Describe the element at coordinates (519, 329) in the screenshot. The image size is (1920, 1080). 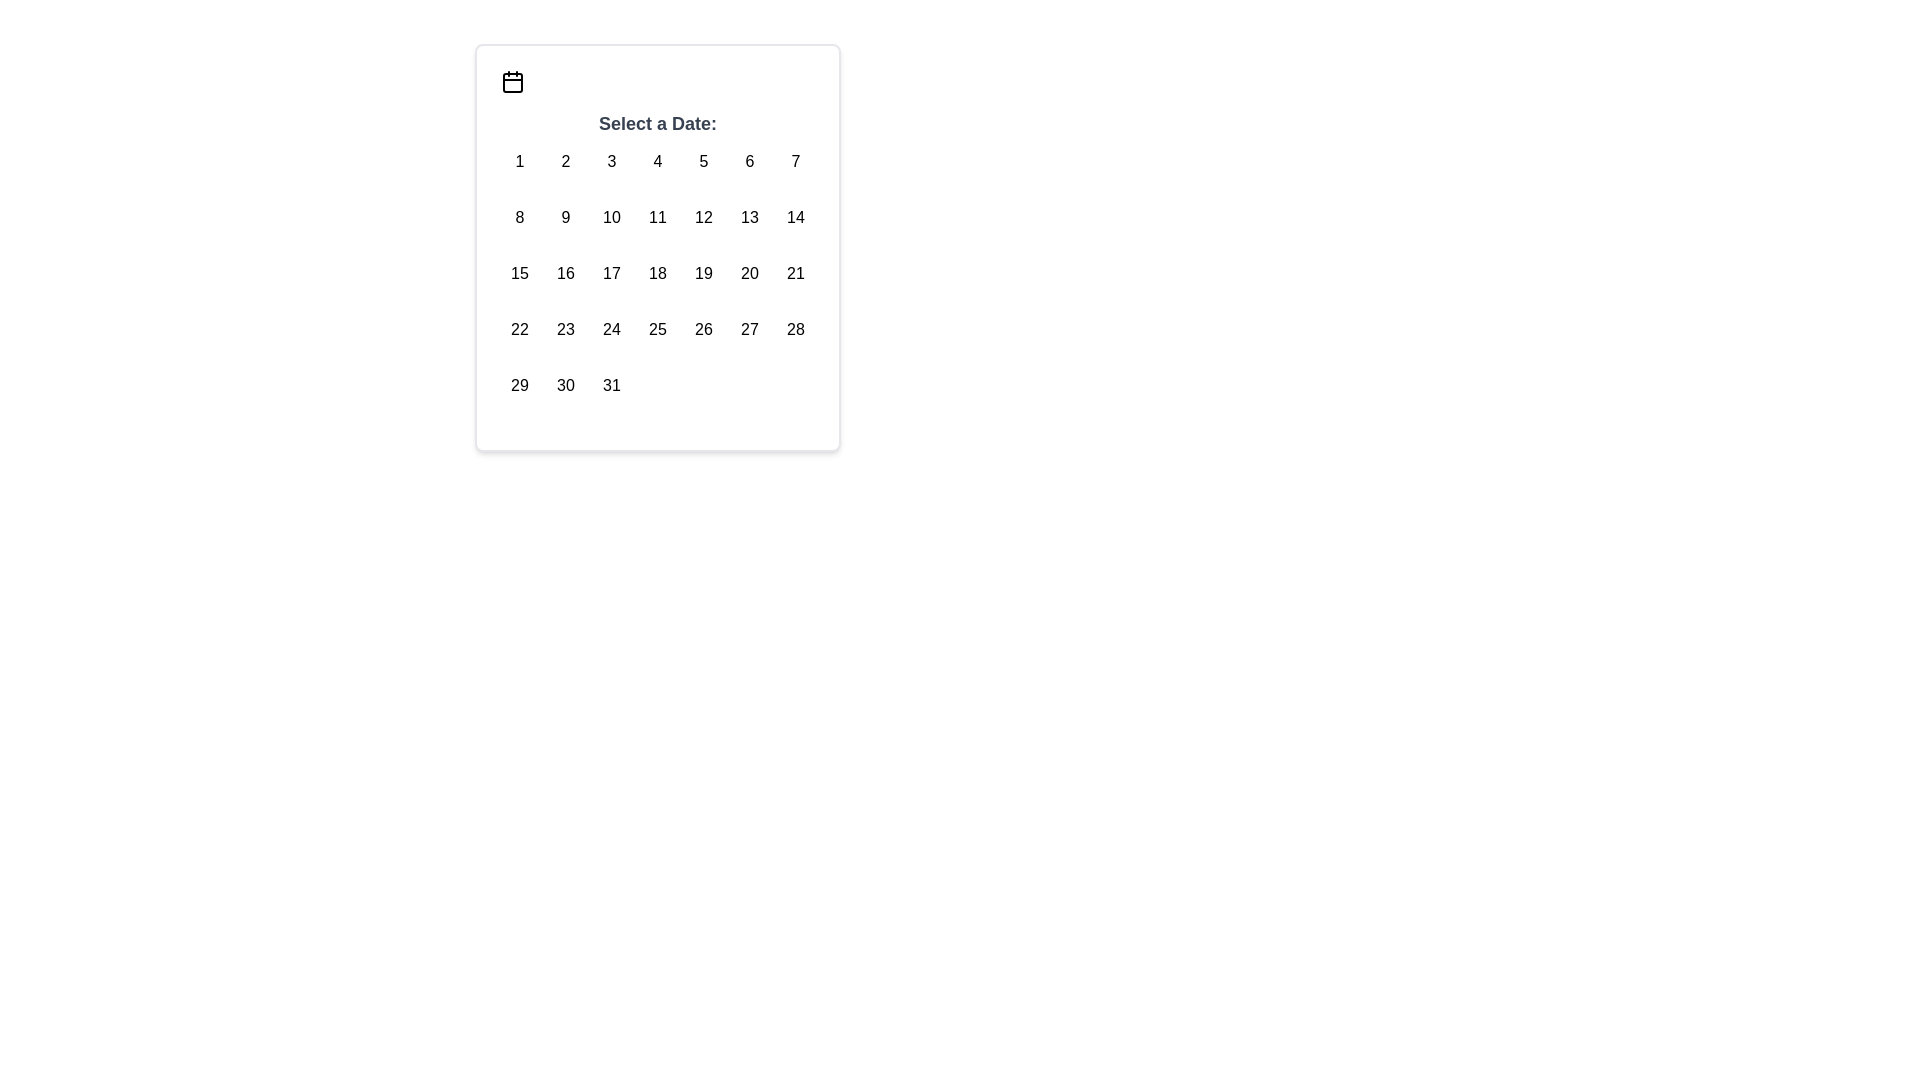
I see `the date selection button for the 22nd day of the month in the calendar interface` at that location.